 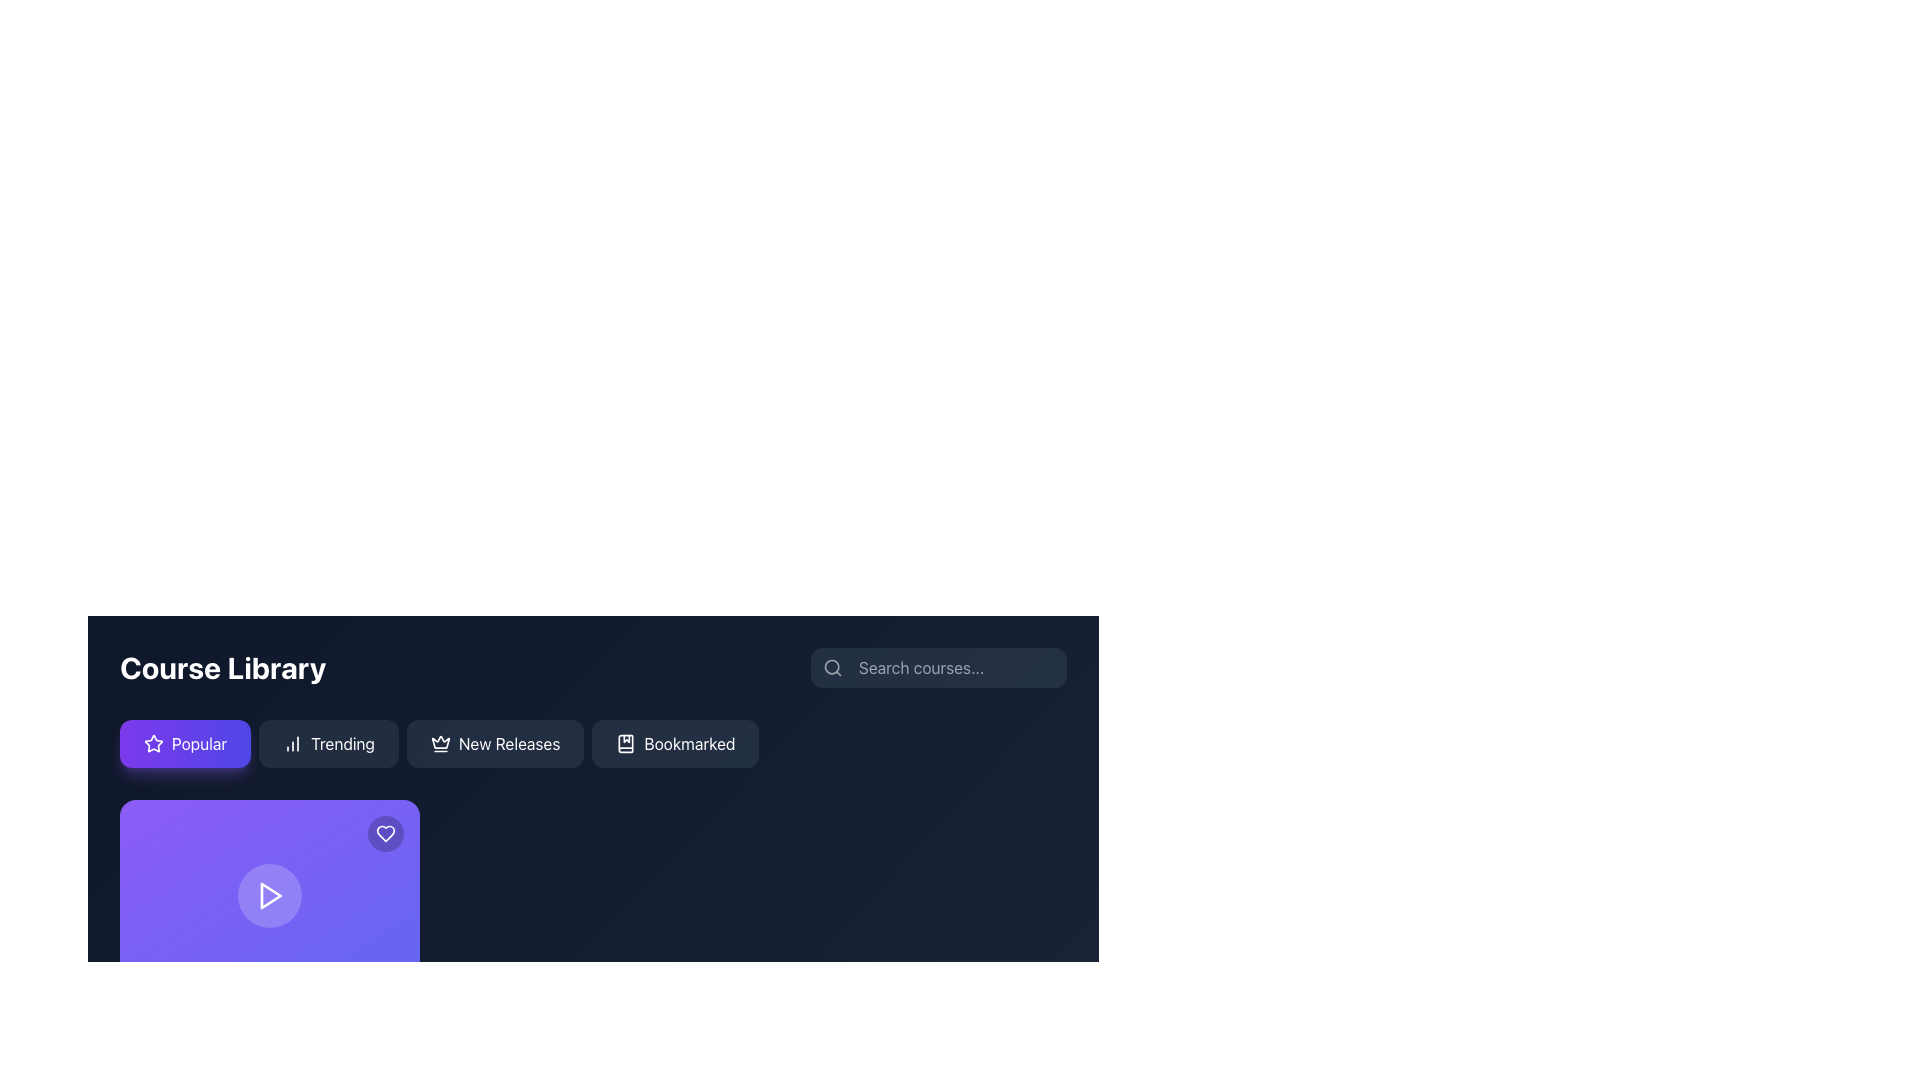 I want to click on the play button element on the course card, so click(x=268, y=894).